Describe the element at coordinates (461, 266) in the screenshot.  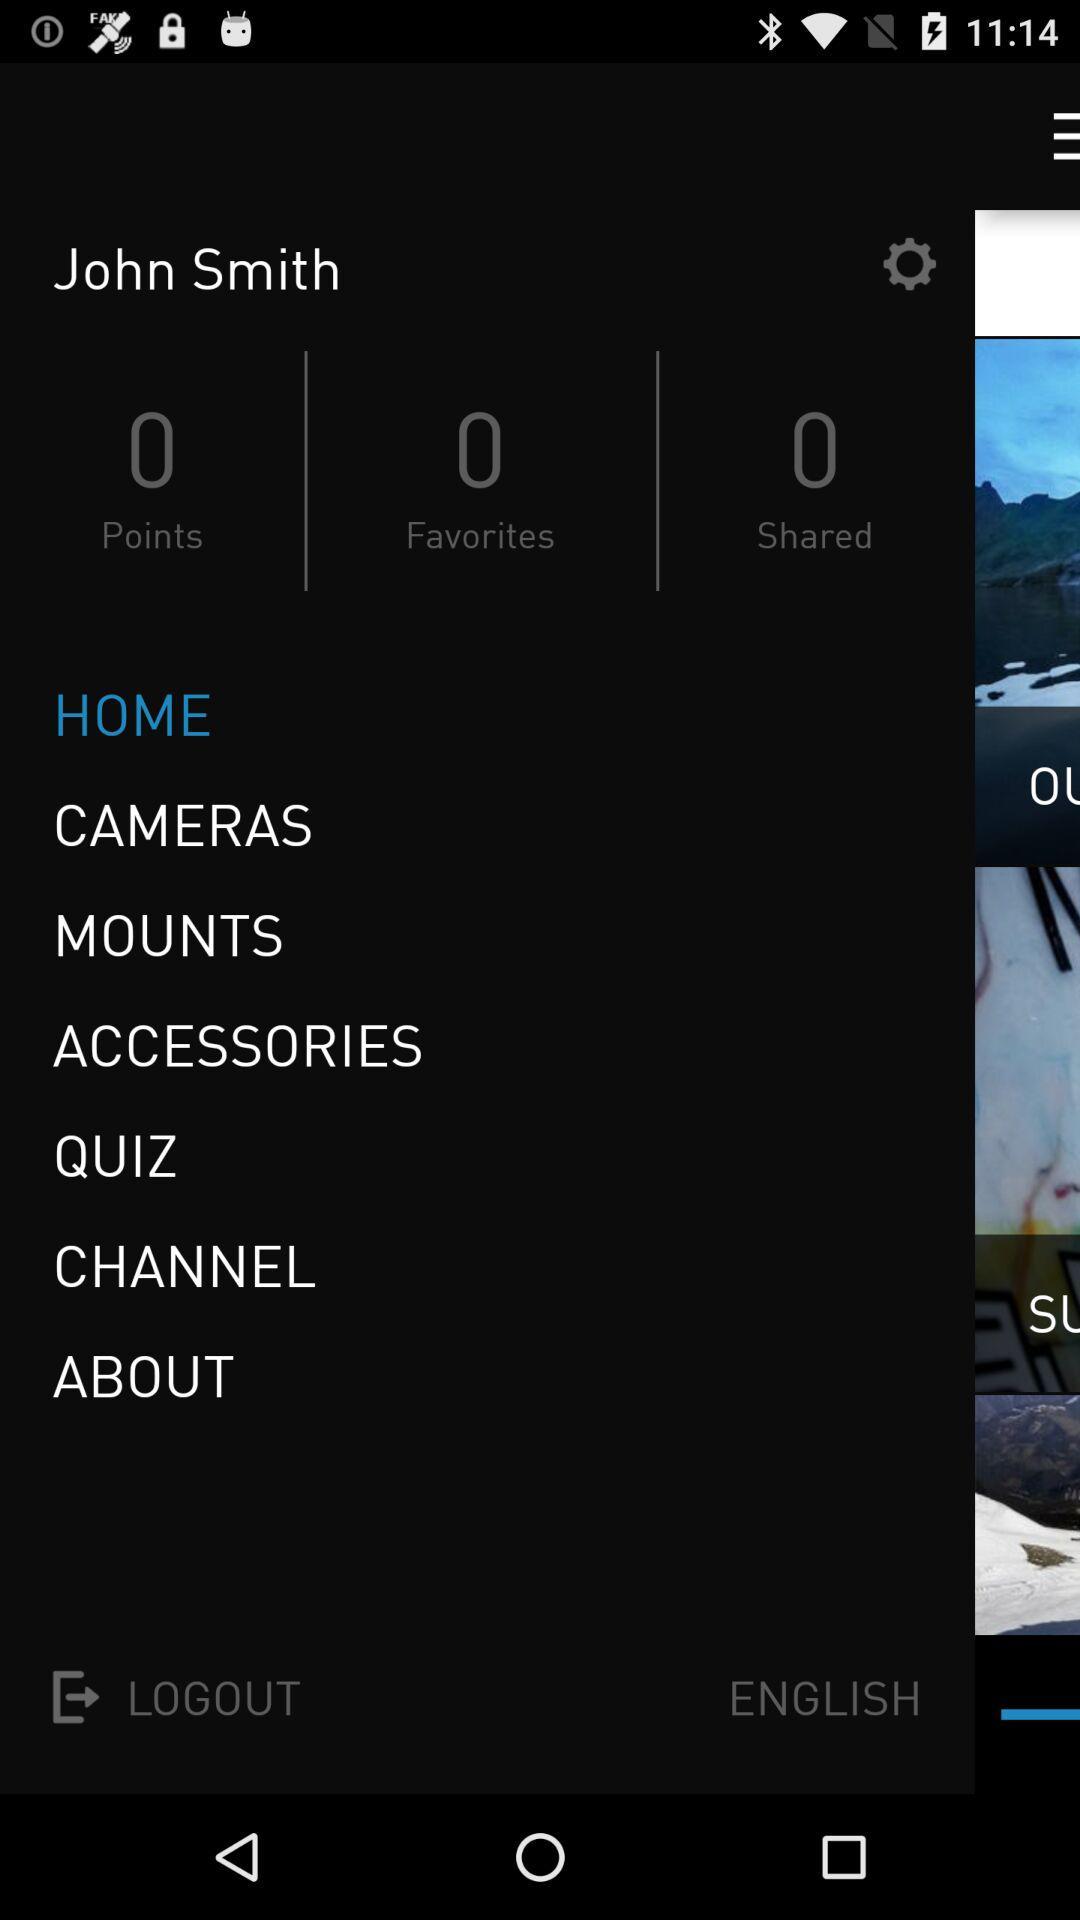
I see `john smith icon` at that location.